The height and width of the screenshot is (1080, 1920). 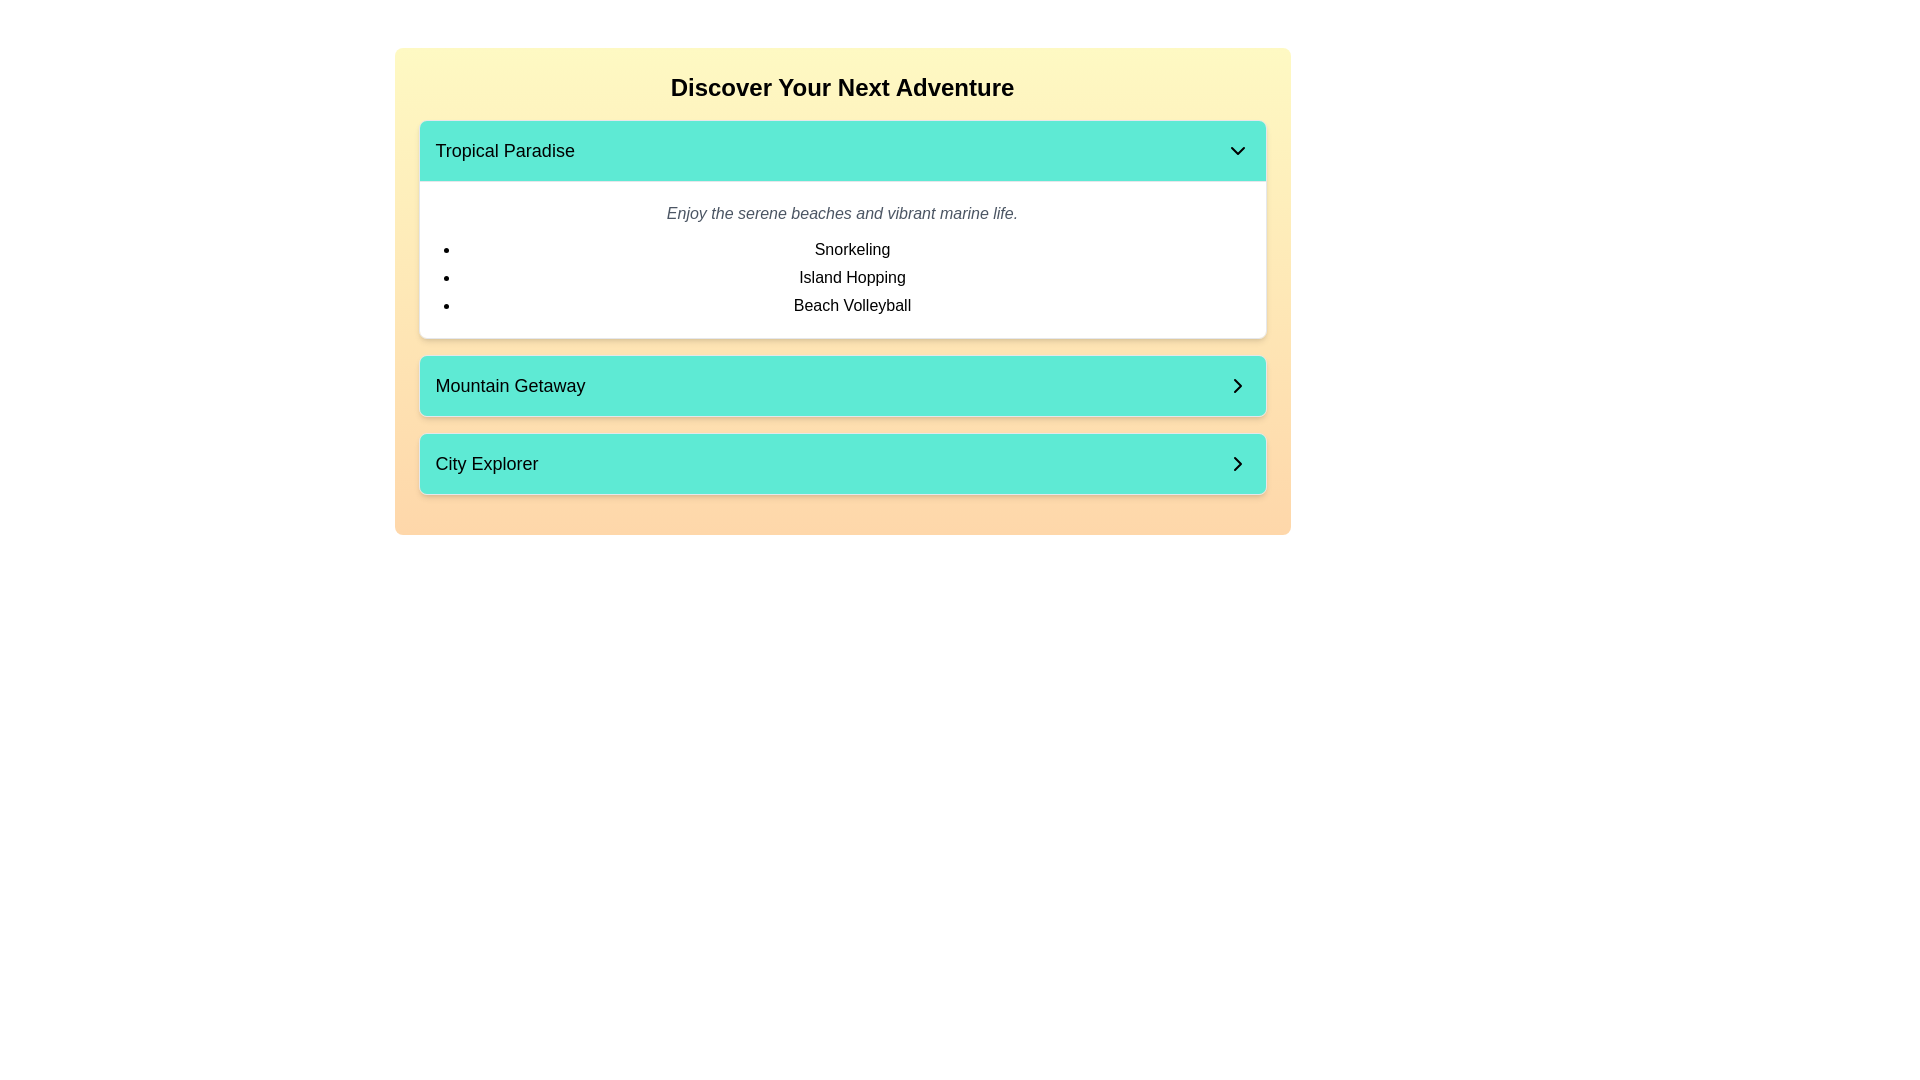 I want to click on the 'City Explorer' button, which is a wide rectangular button with a teal background located at the bottom of the list under 'Discover Your Next Adventure', so click(x=842, y=463).